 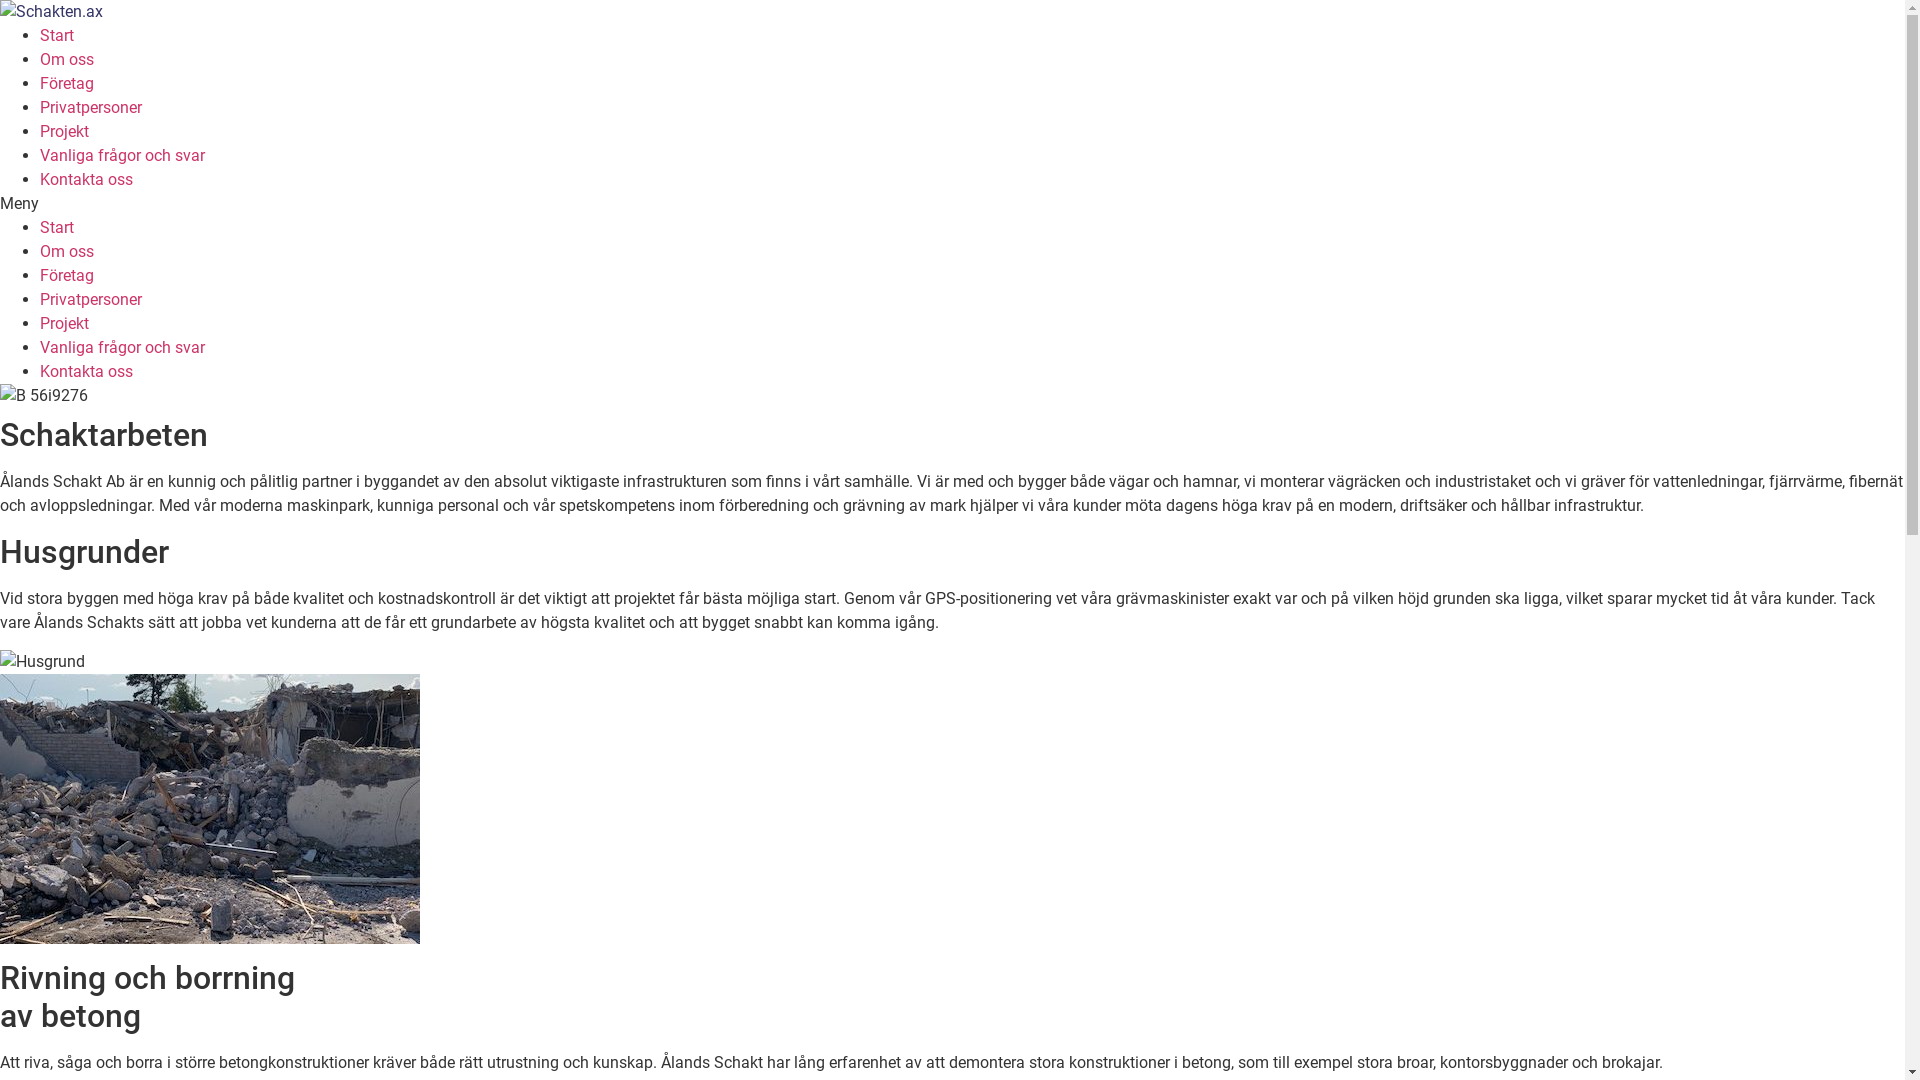 I want to click on 'Om oss', so click(x=67, y=58).